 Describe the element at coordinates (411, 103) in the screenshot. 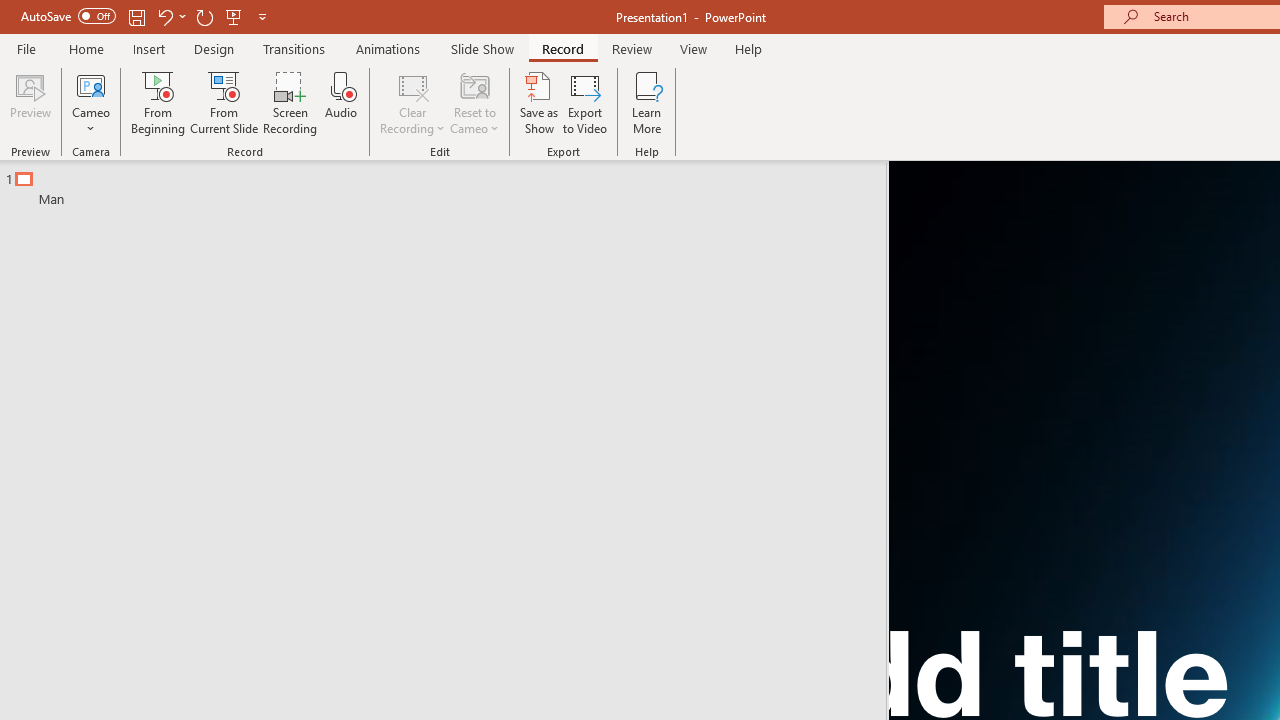

I see `'Clear Recording'` at that location.